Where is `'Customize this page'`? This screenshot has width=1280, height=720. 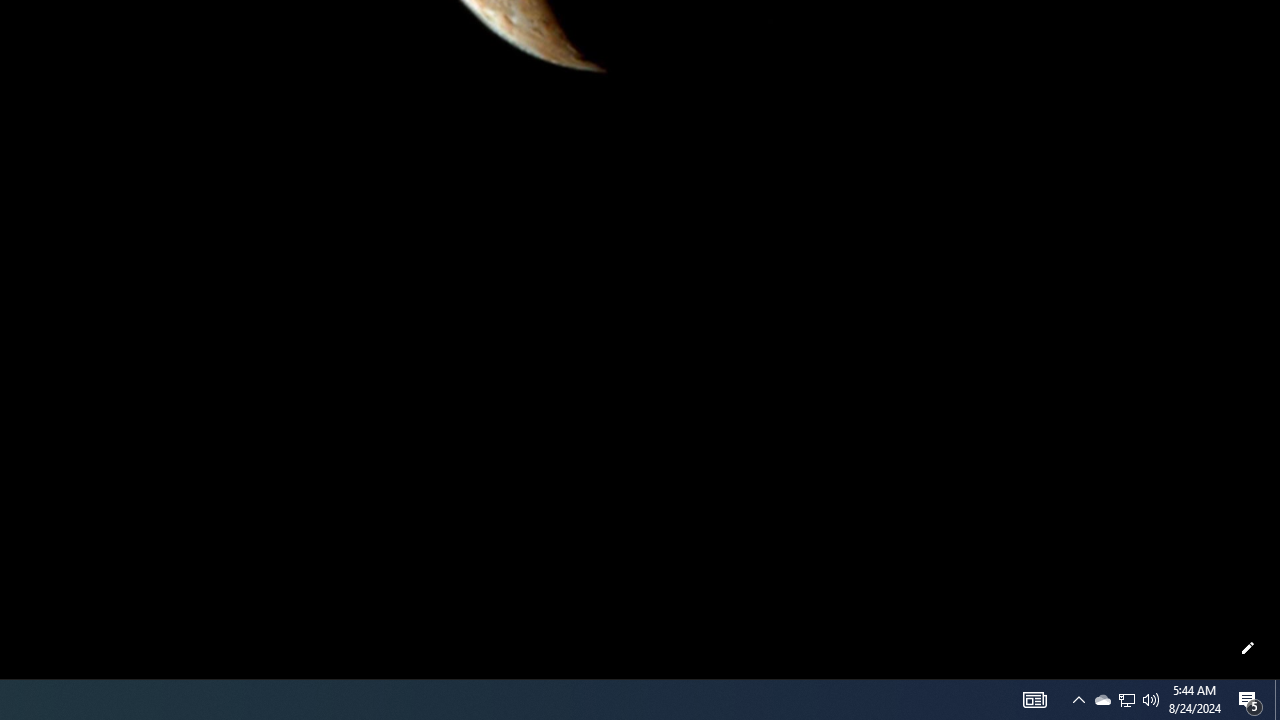
'Customize this page' is located at coordinates (1247, 648).